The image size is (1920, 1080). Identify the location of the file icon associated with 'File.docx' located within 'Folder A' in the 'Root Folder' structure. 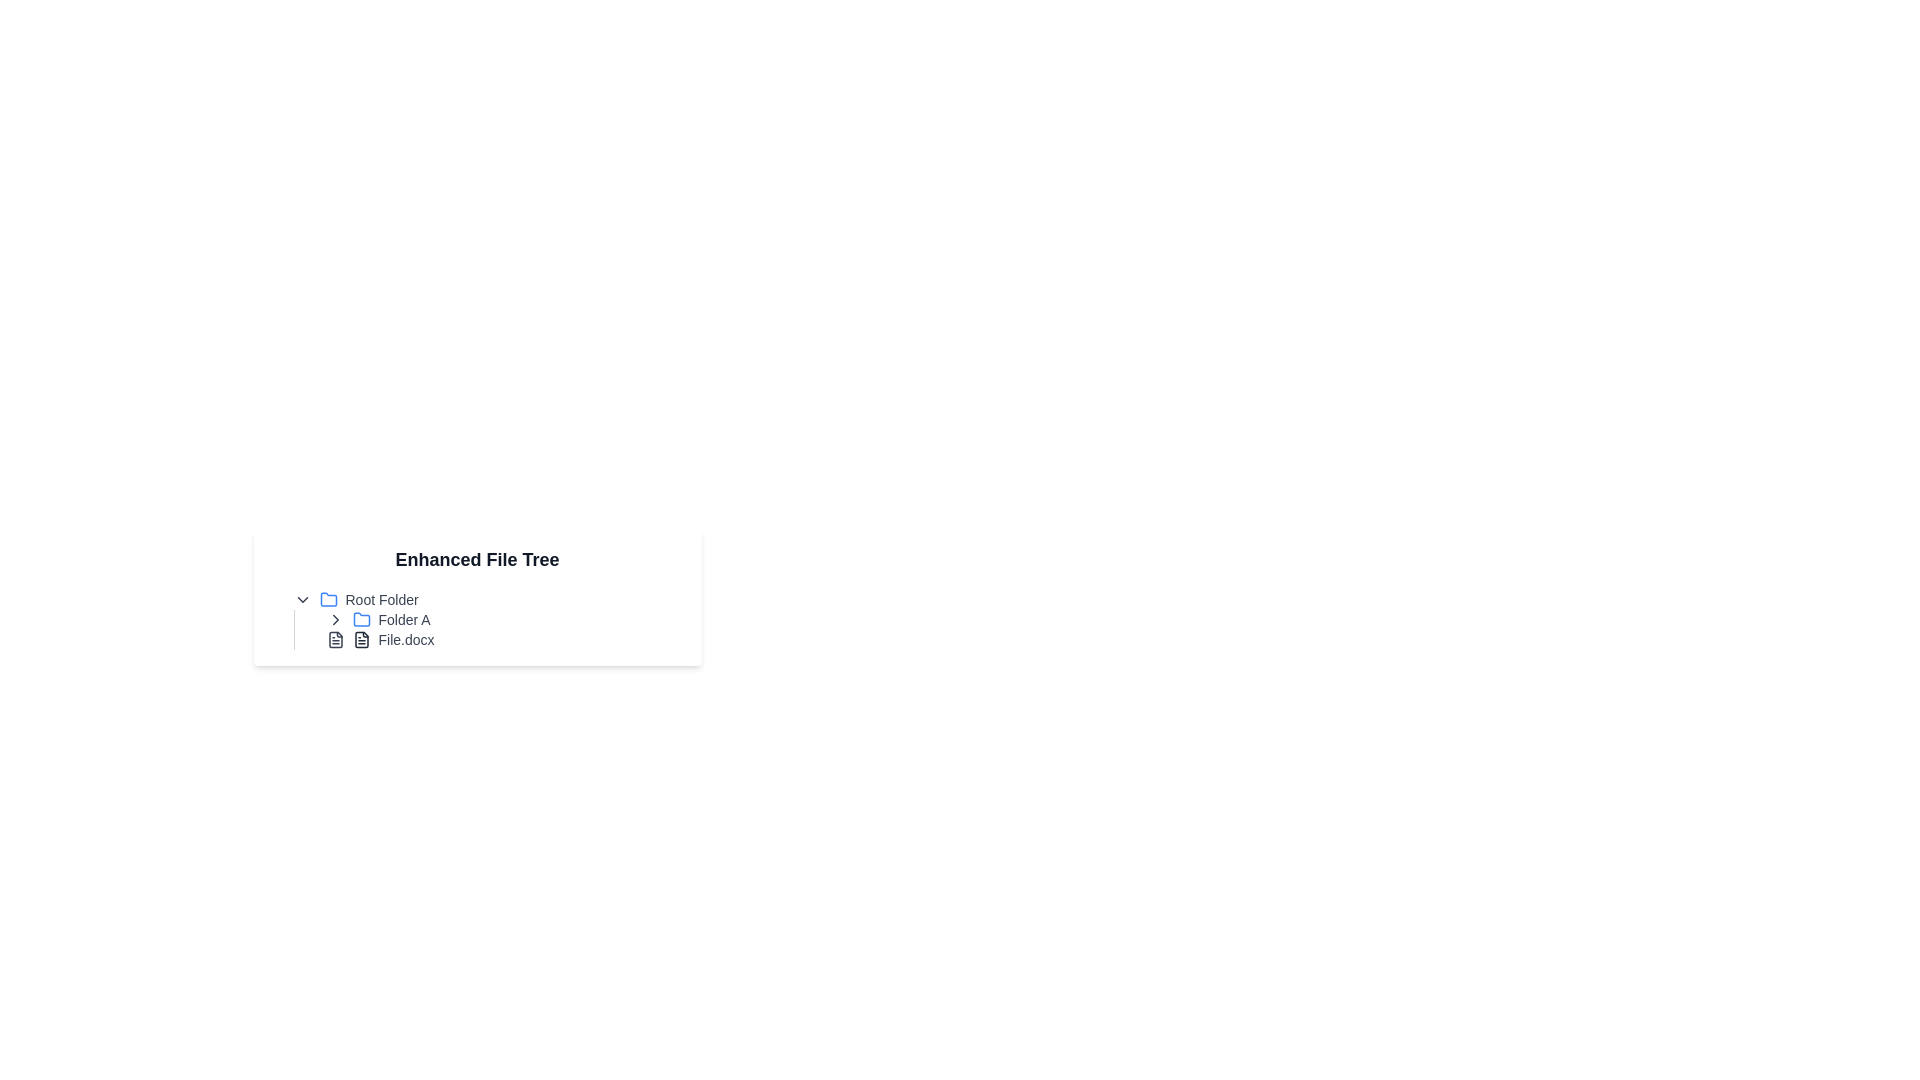
(361, 640).